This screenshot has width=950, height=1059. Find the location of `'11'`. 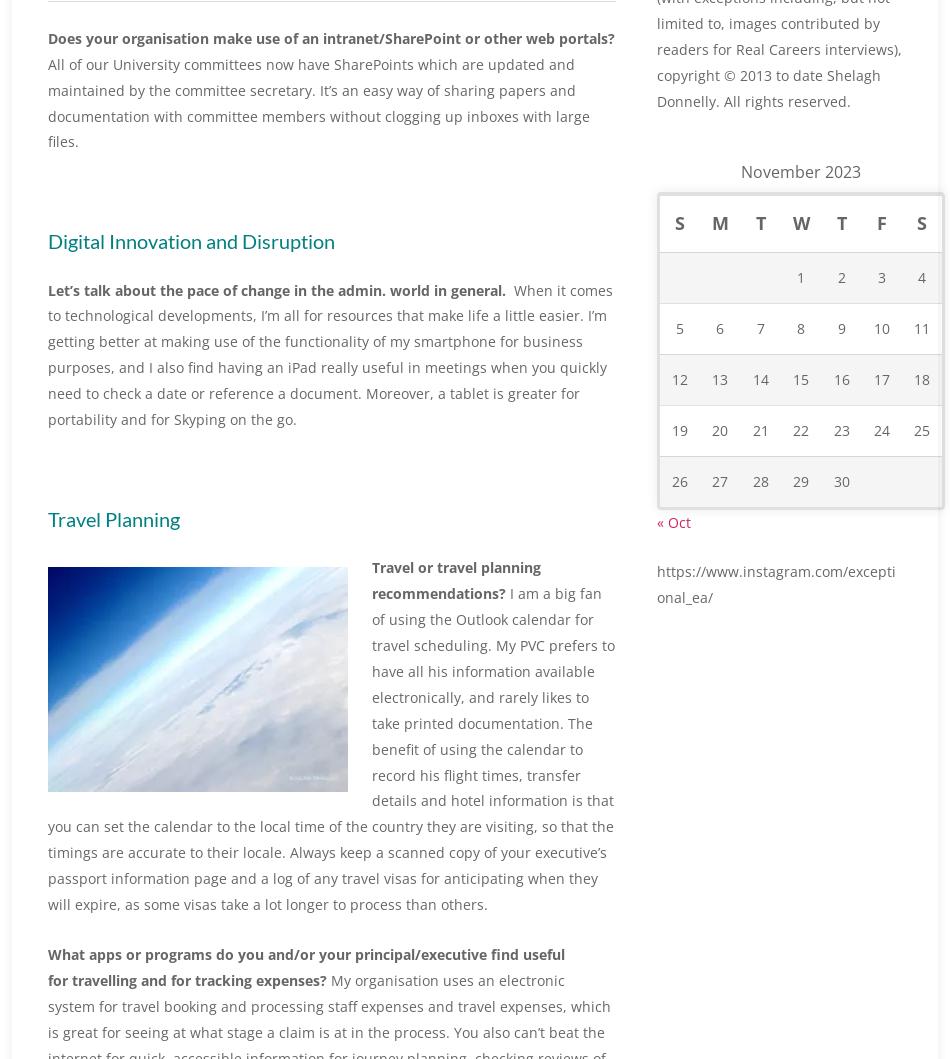

'11' is located at coordinates (912, 371).